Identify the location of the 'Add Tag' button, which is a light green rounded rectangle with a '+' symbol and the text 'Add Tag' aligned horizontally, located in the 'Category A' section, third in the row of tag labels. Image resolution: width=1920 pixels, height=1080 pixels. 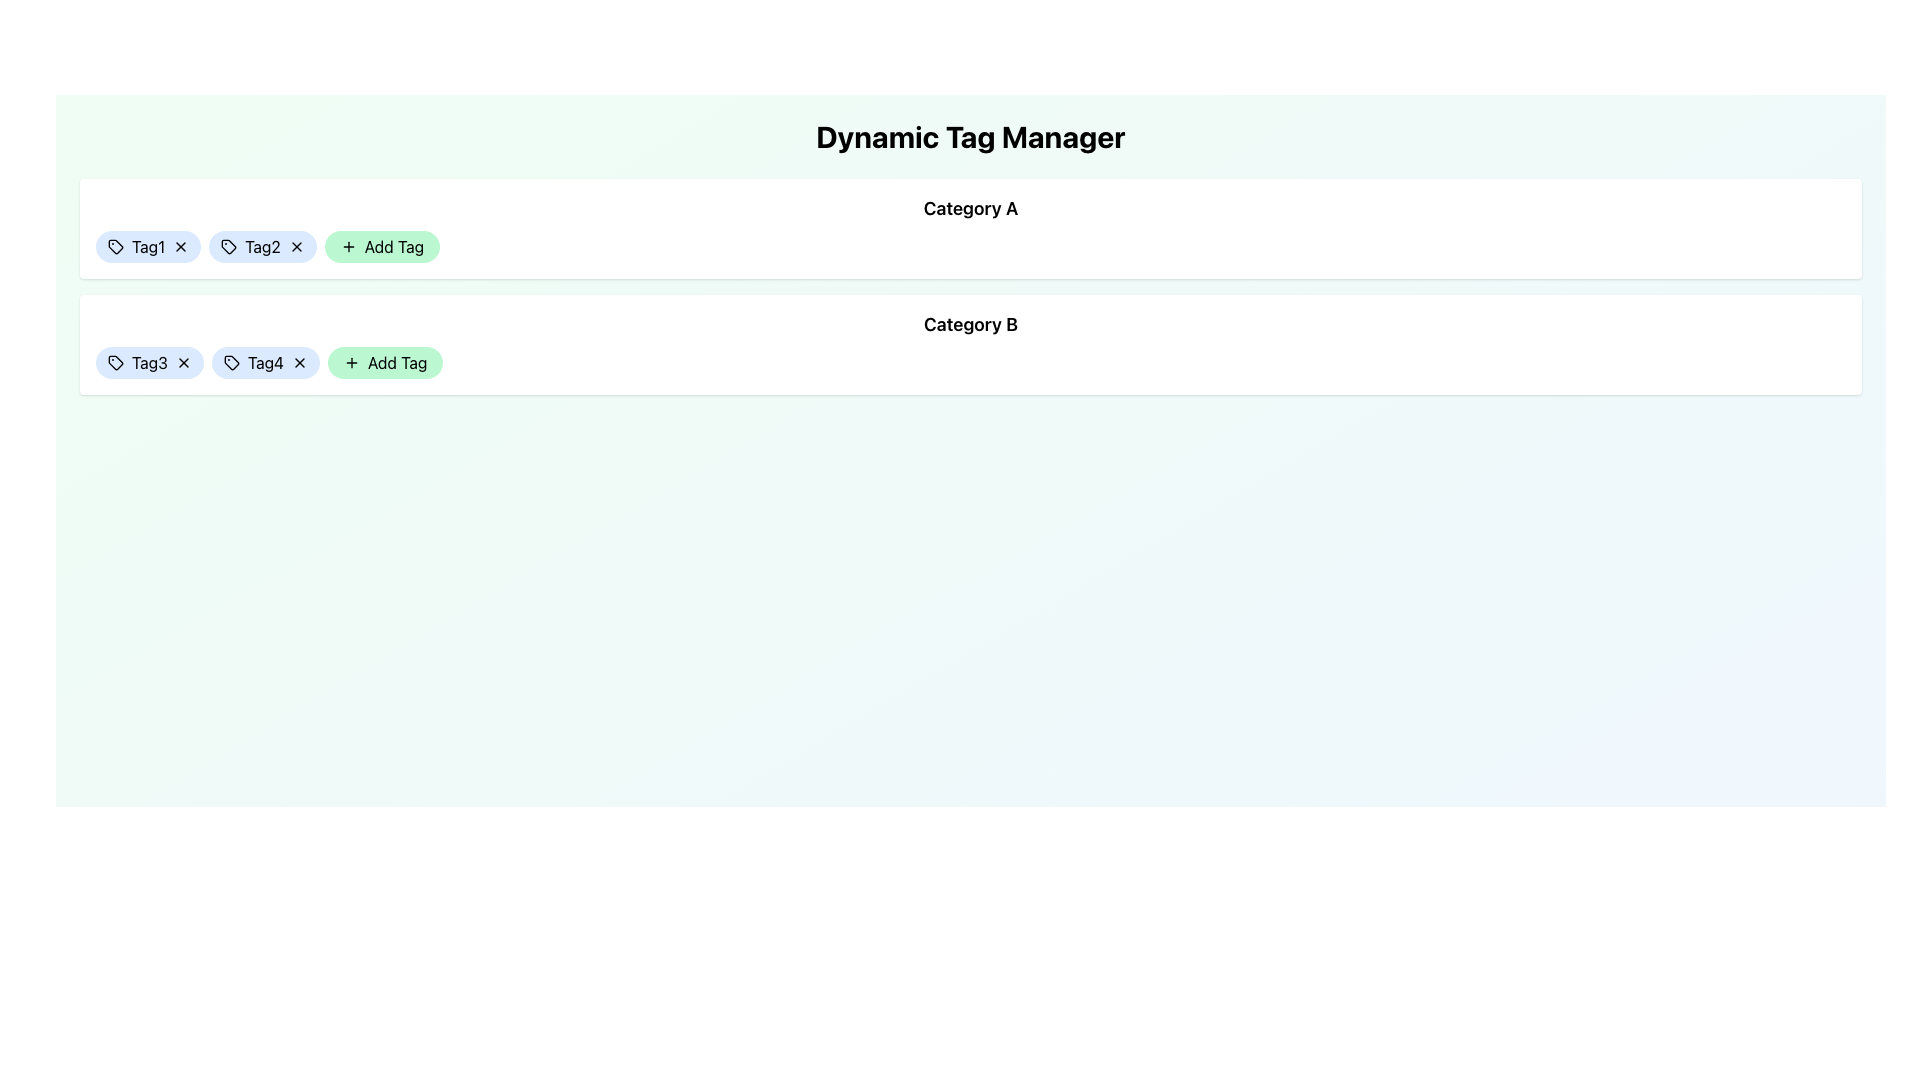
(382, 245).